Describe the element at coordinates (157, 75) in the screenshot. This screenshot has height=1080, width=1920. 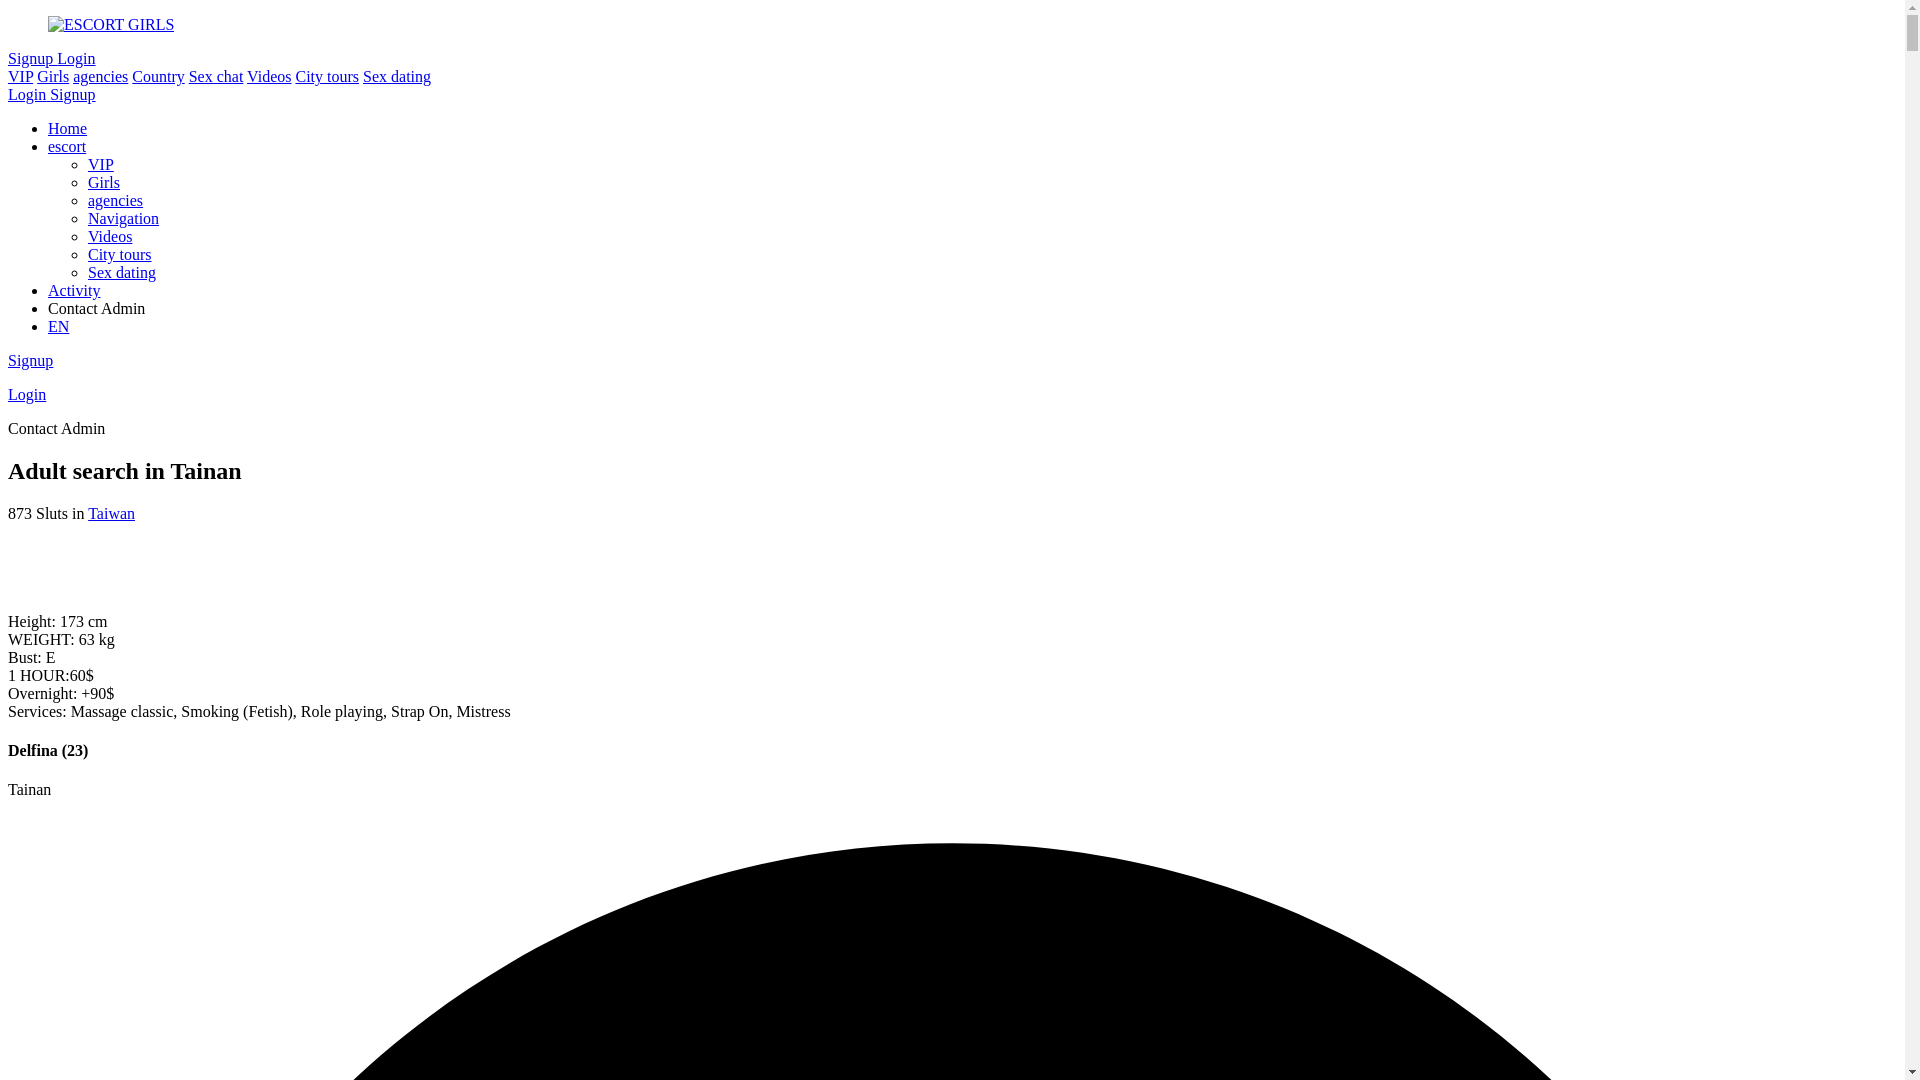
I see `'Country'` at that location.